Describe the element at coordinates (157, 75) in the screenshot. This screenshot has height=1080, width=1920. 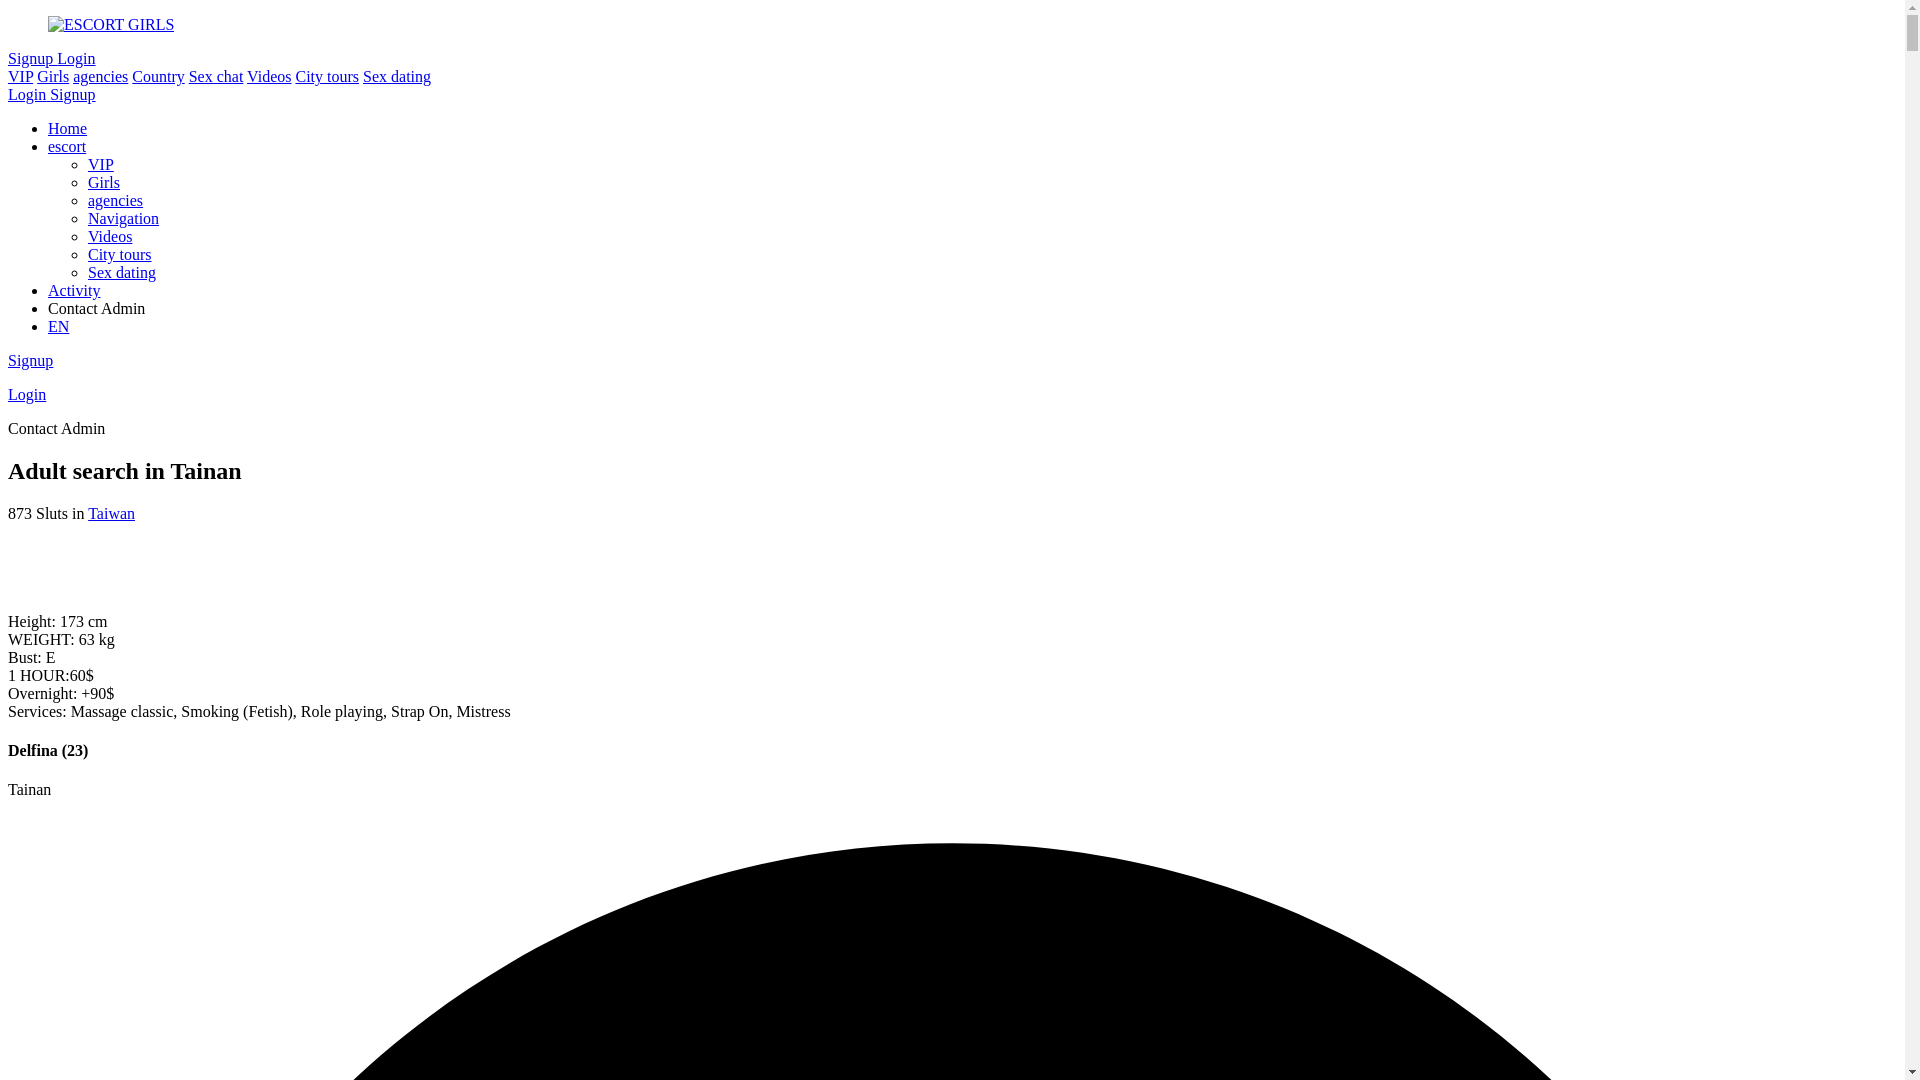
I see `'Country'` at that location.